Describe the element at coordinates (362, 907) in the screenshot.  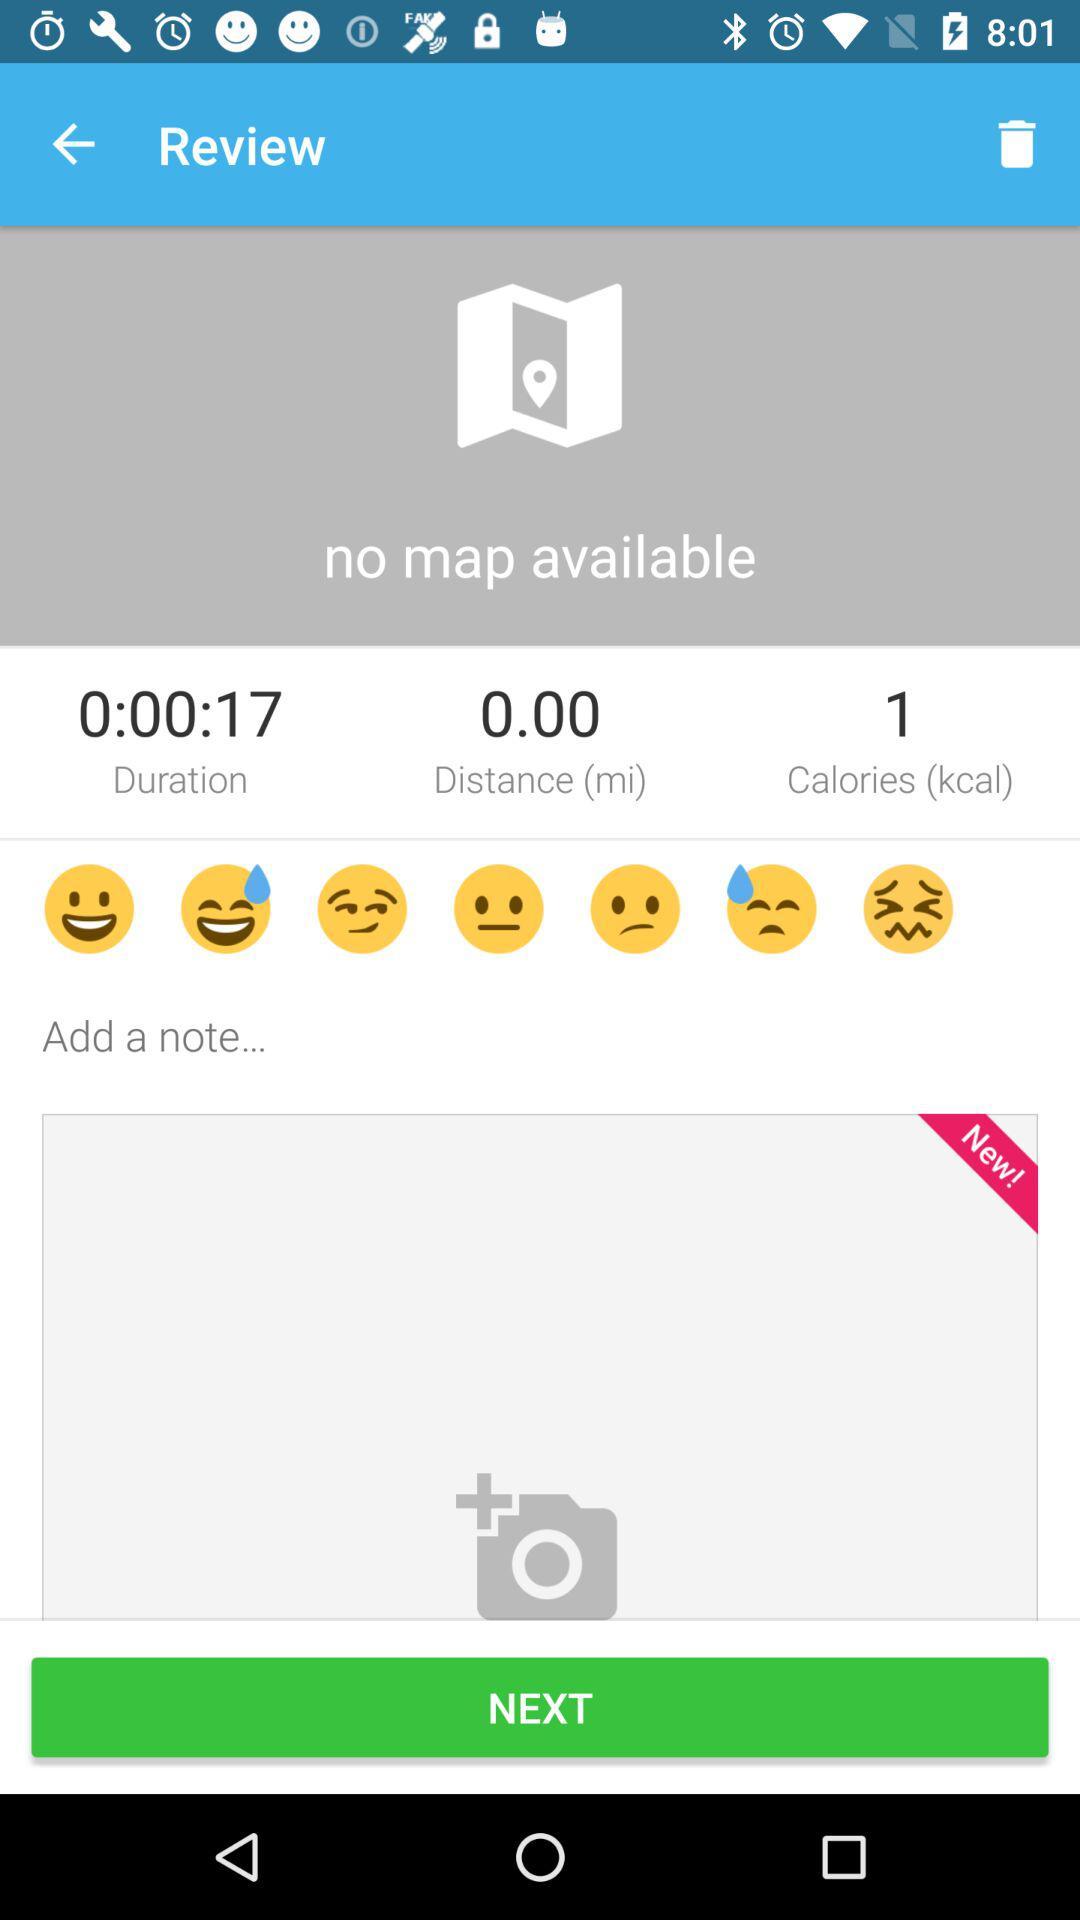
I see `the emoji icon` at that location.